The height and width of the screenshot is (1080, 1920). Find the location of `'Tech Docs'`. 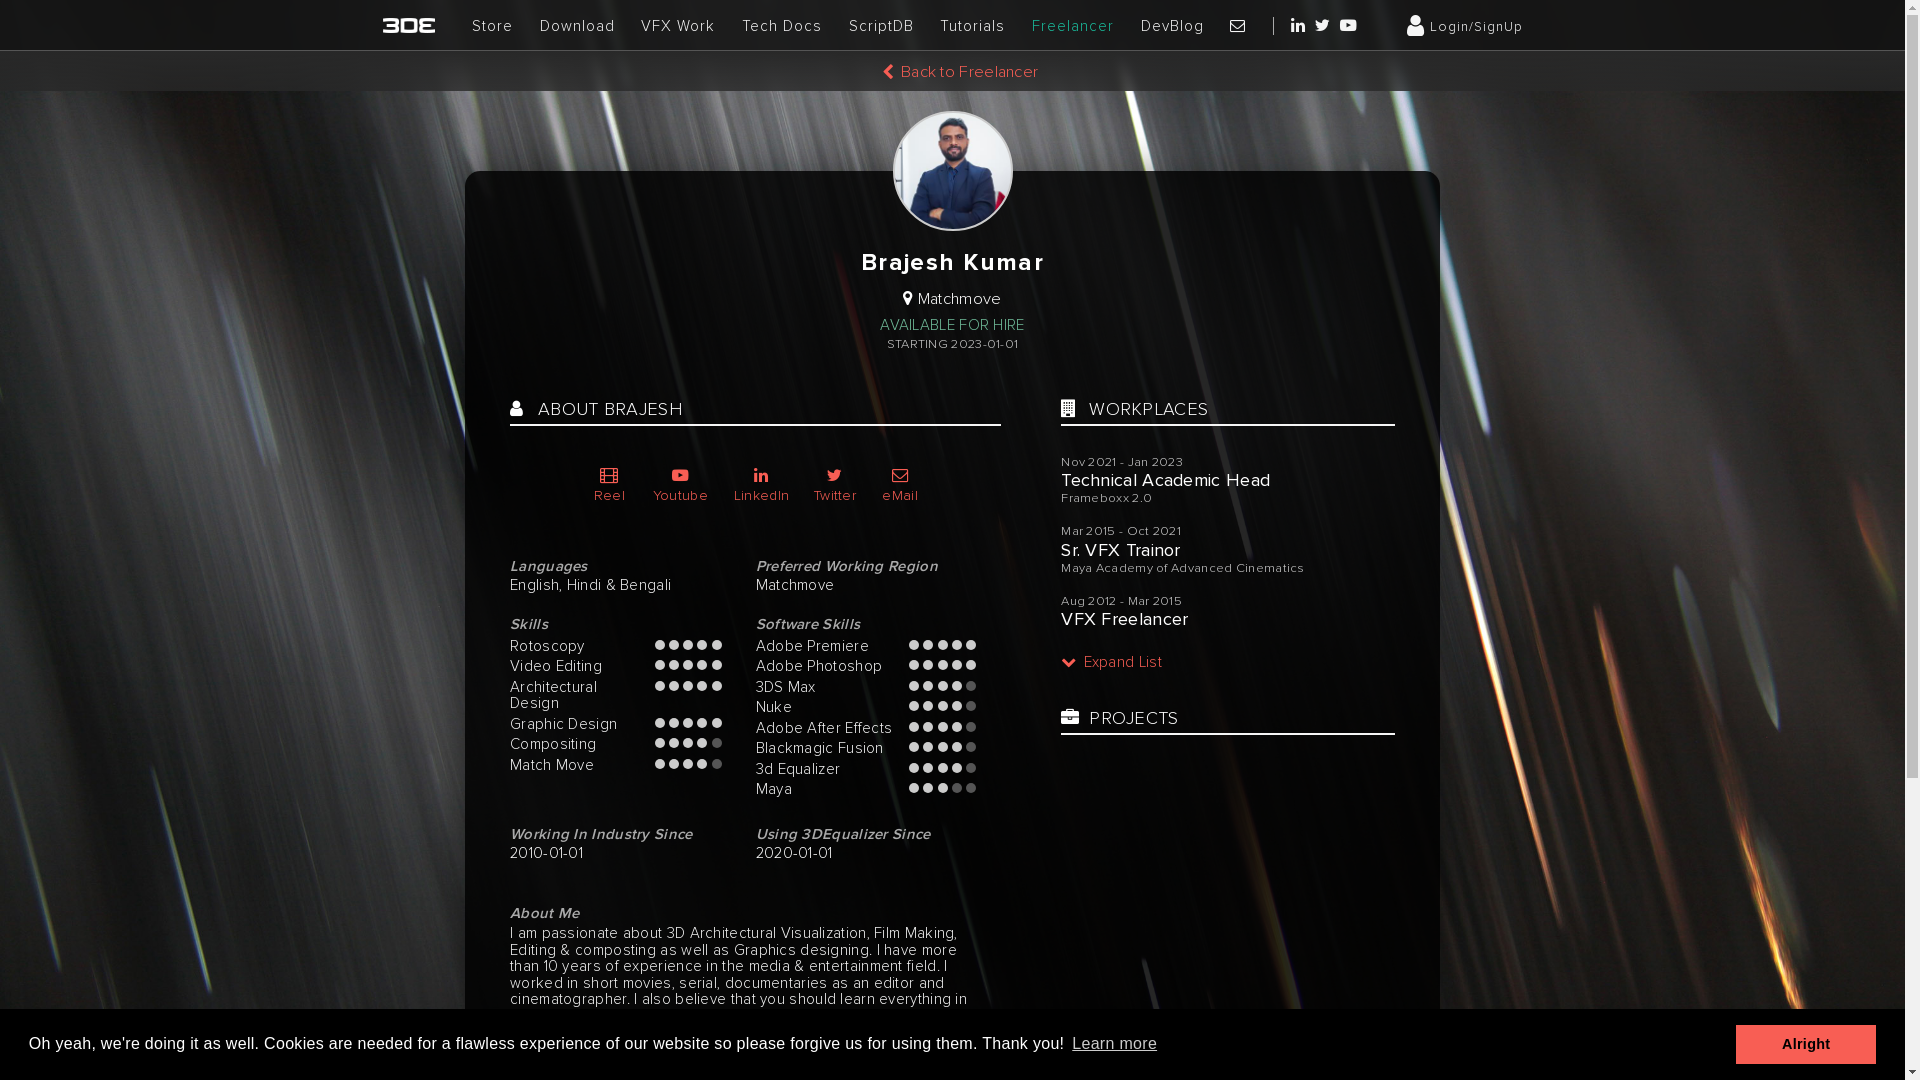

'Tech Docs' is located at coordinates (741, 26).